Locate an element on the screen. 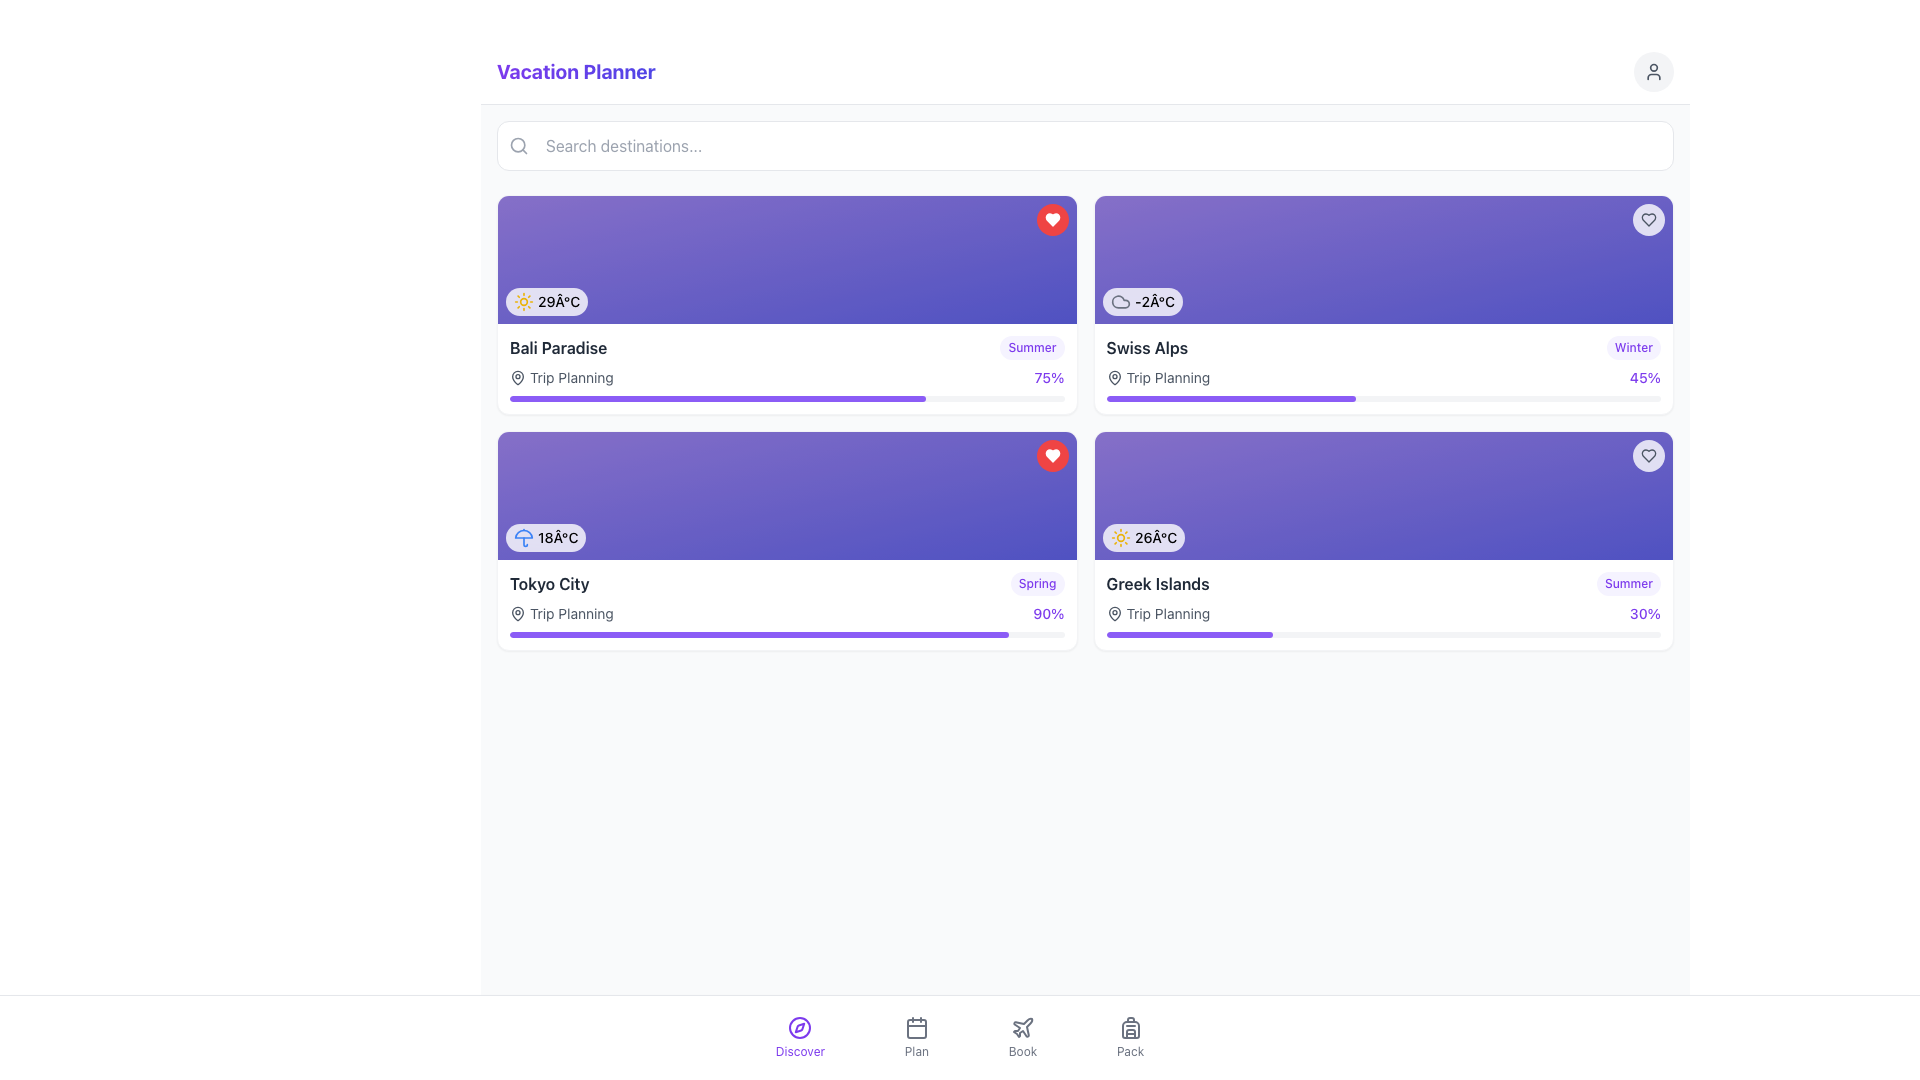 This screenshot has height=1080, width=1920. the progress label for 'Trip Planning' which displays the text 'Trip Planning' and the percentage '90%' located within the 'Tokyo City' card under the header 'Tokyo City' is located at coordinates (786, 612).